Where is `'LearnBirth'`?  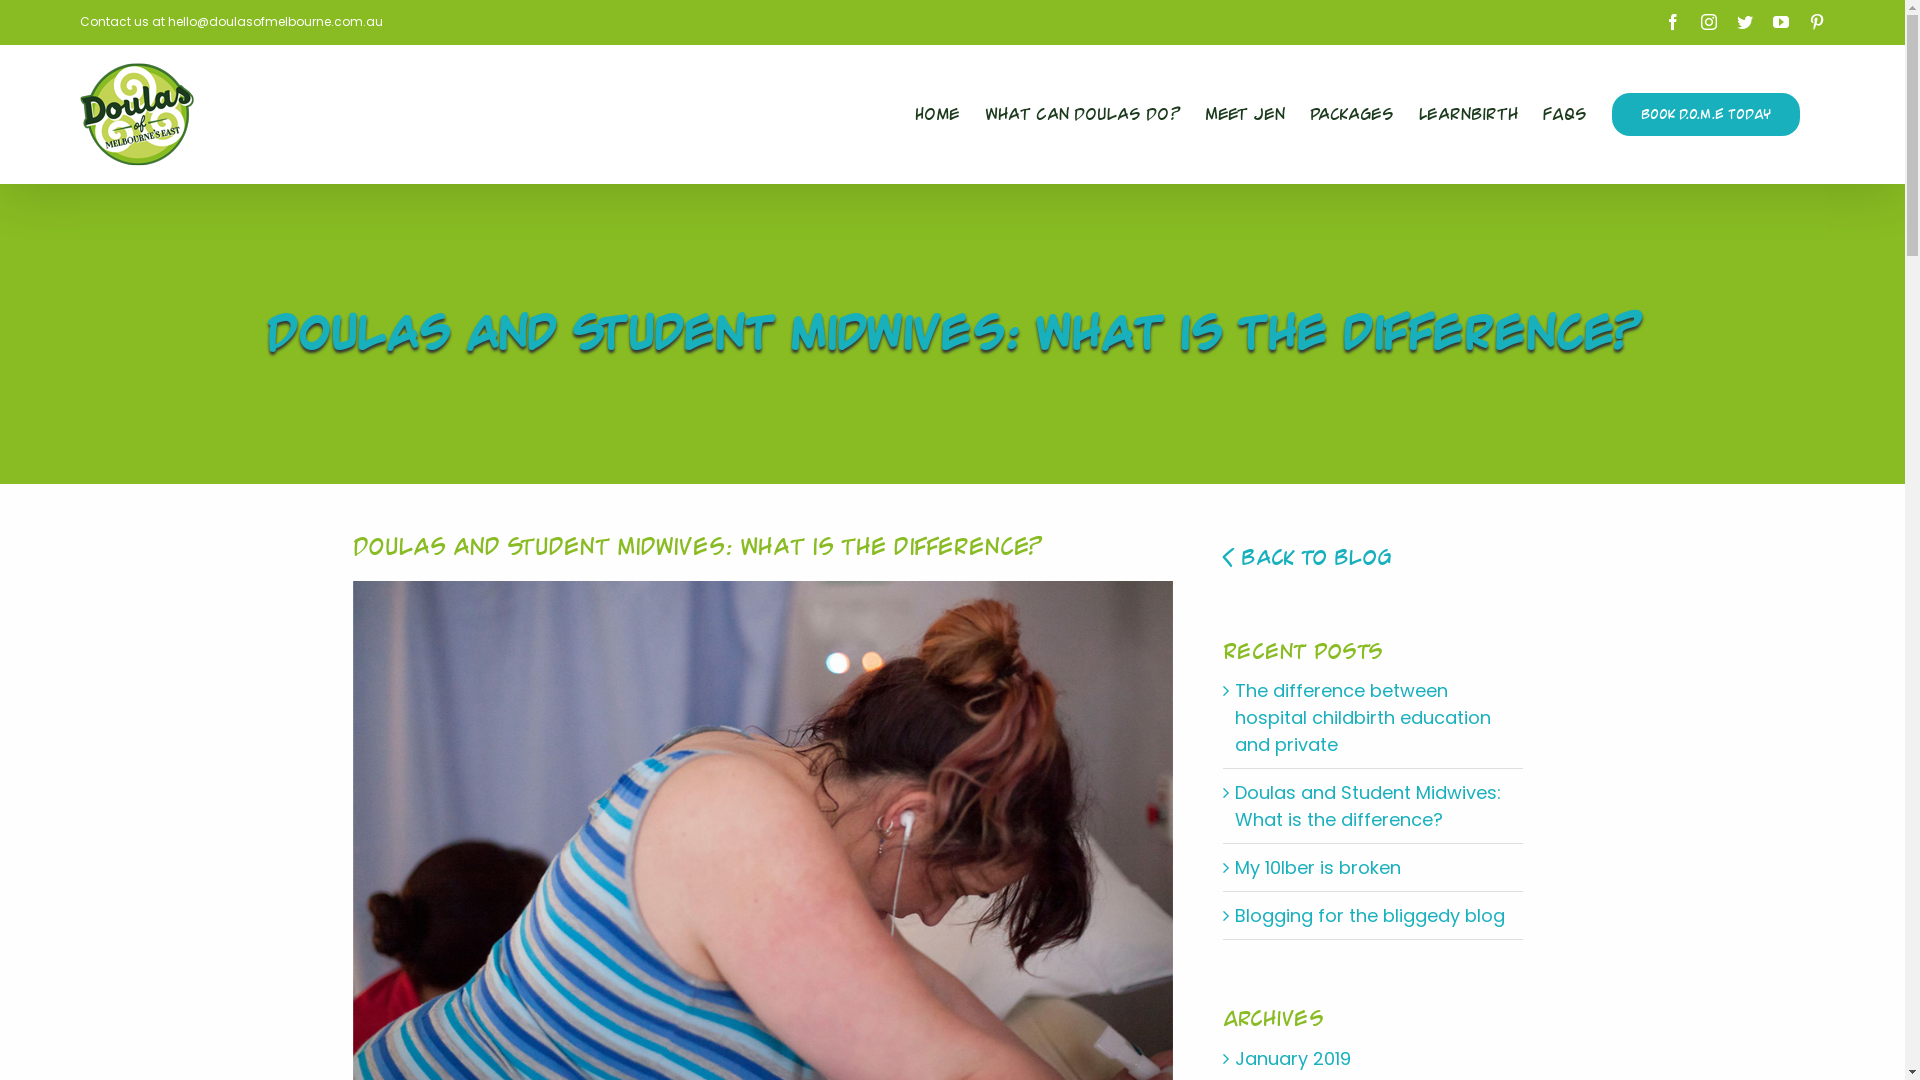 'LearnBirth' is located at coordinates (1468, 114).